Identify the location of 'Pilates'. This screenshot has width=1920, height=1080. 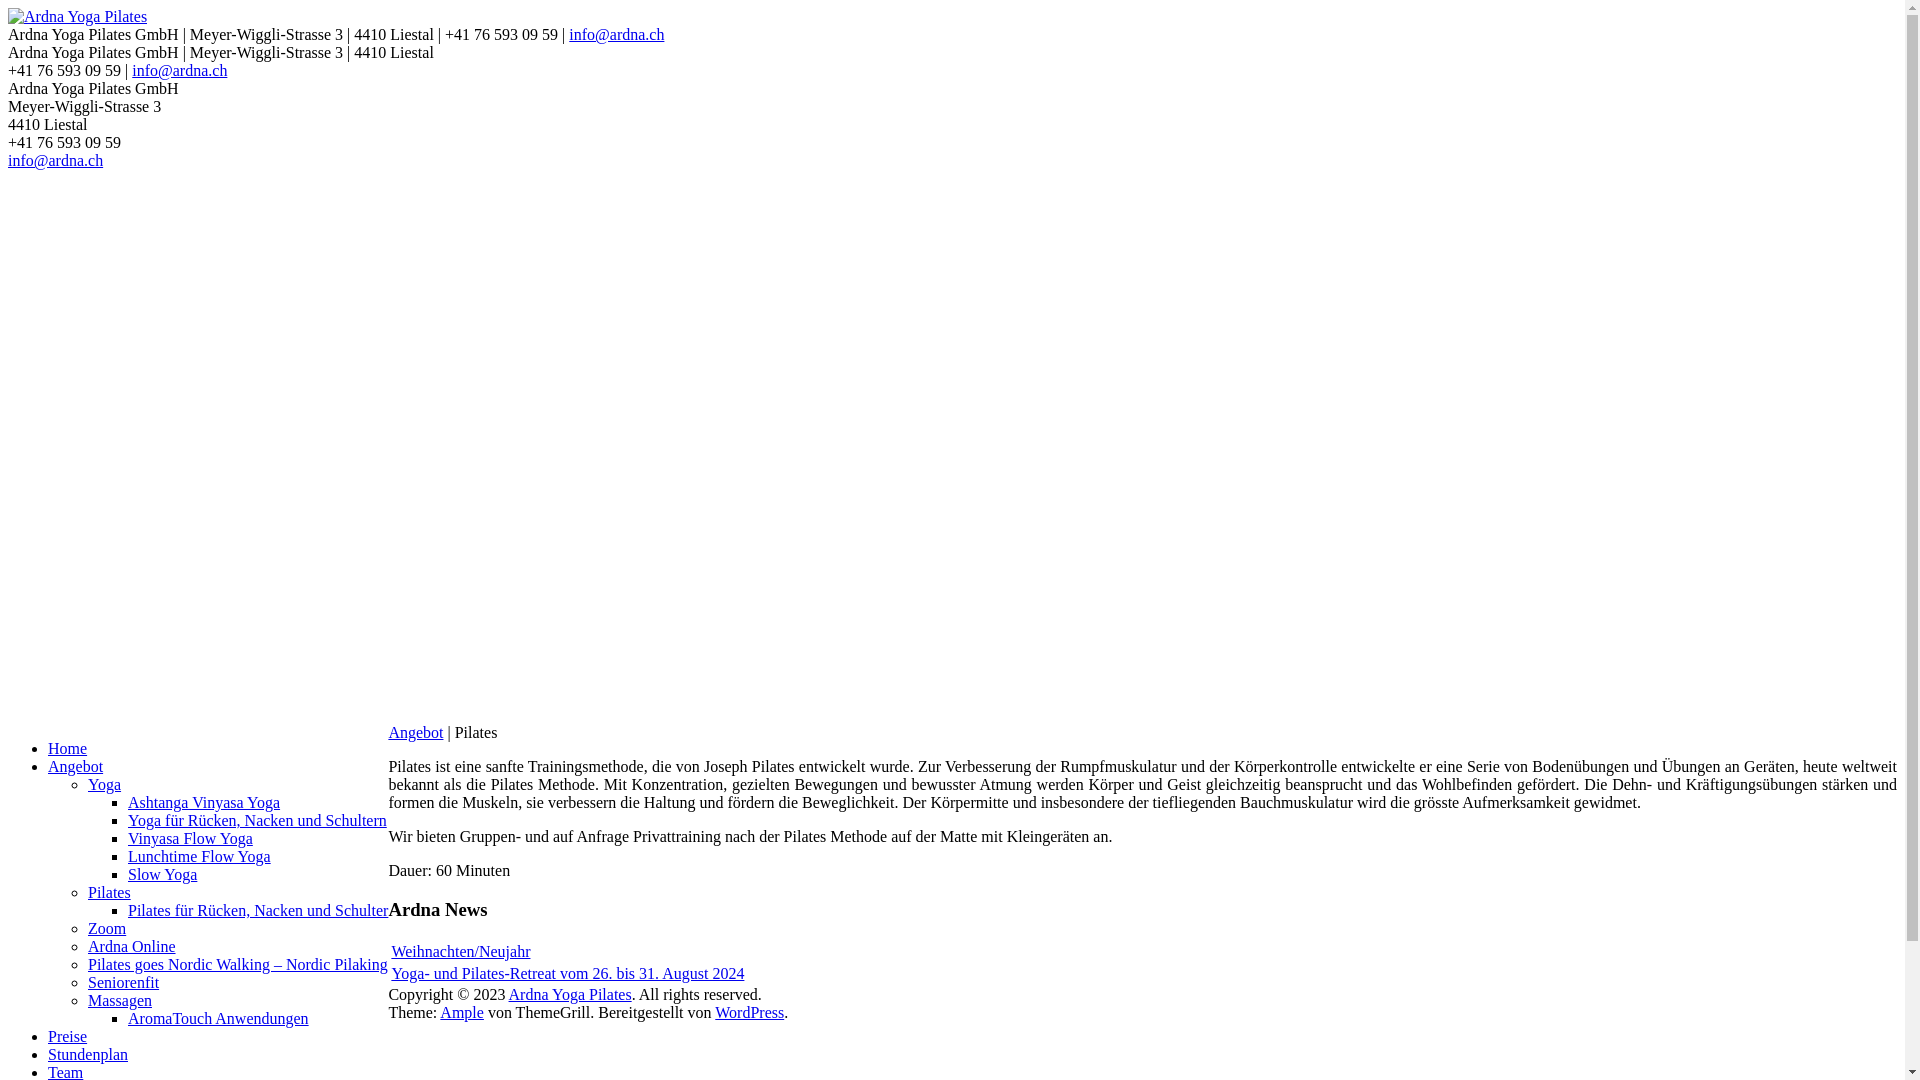
(86, 891).